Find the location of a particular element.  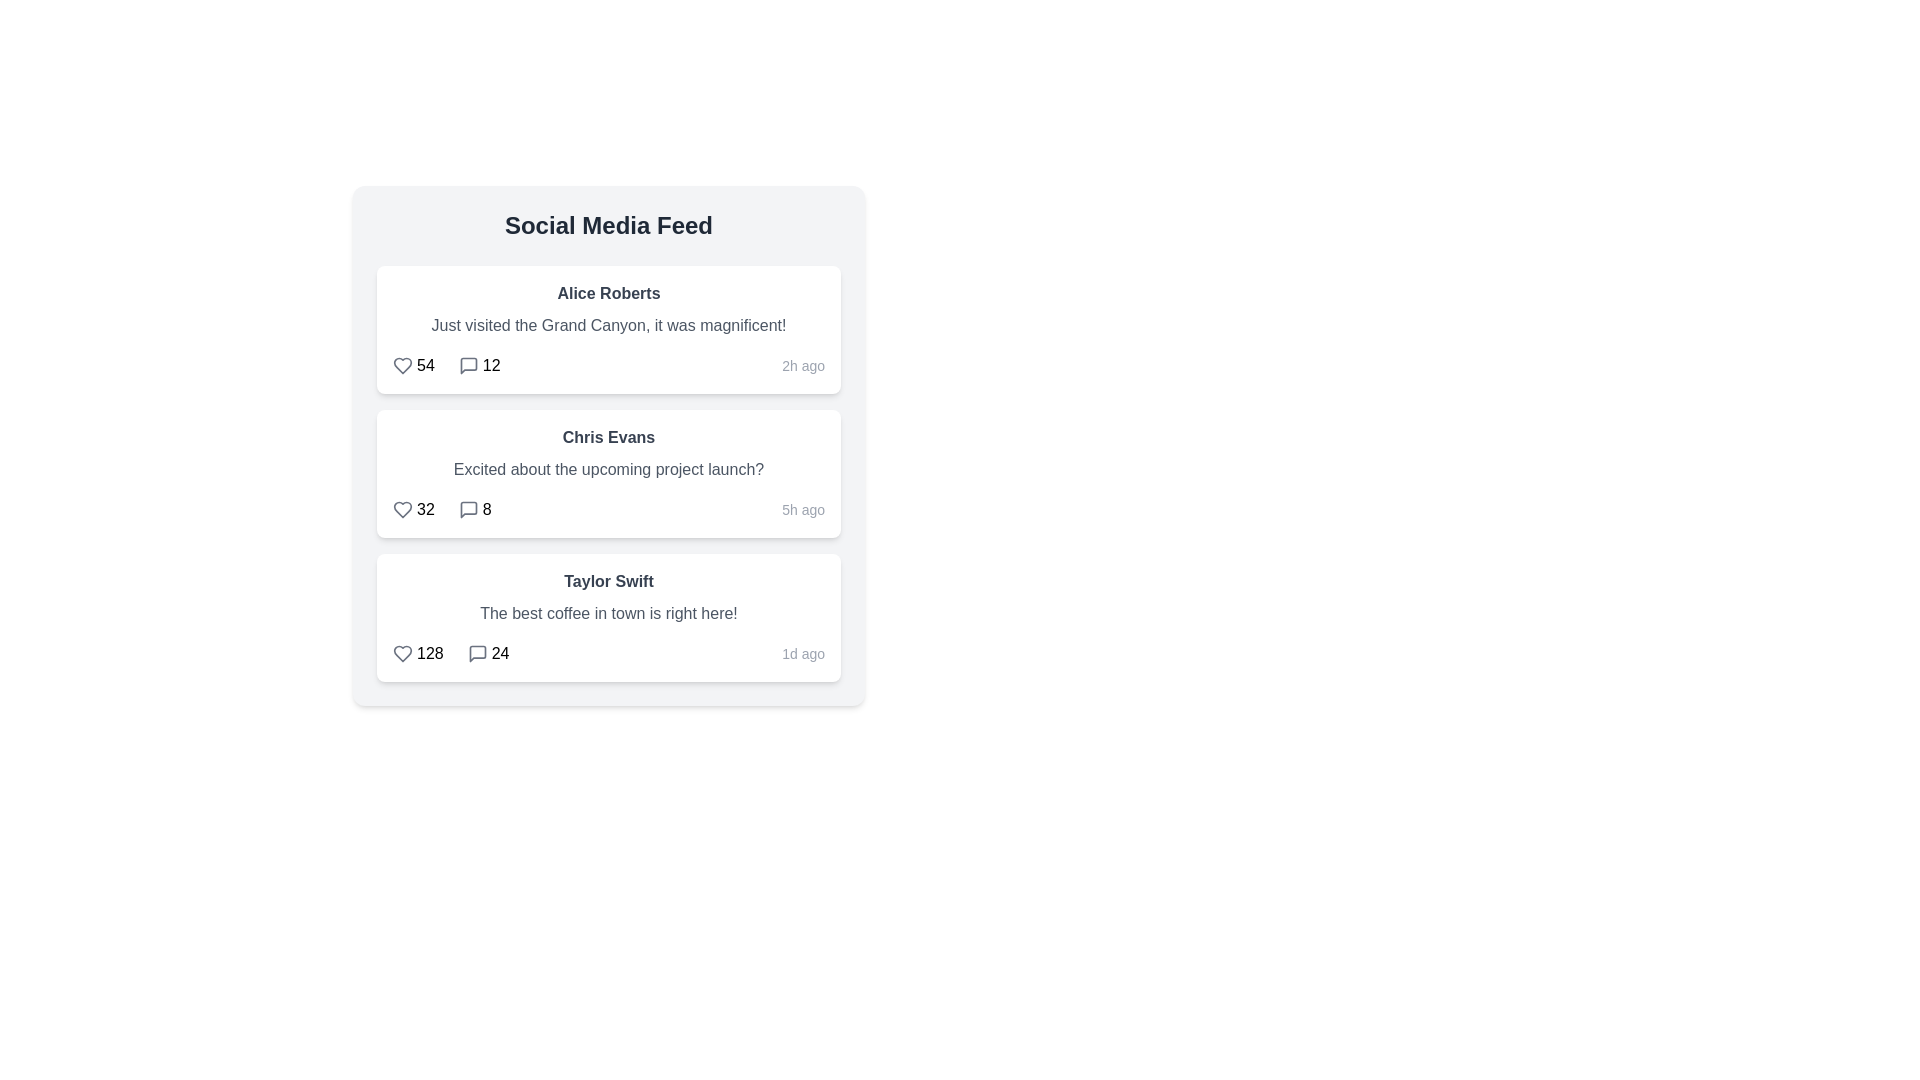

the comment icon for the post by Chris Evans is located at coordinates (467, 508).